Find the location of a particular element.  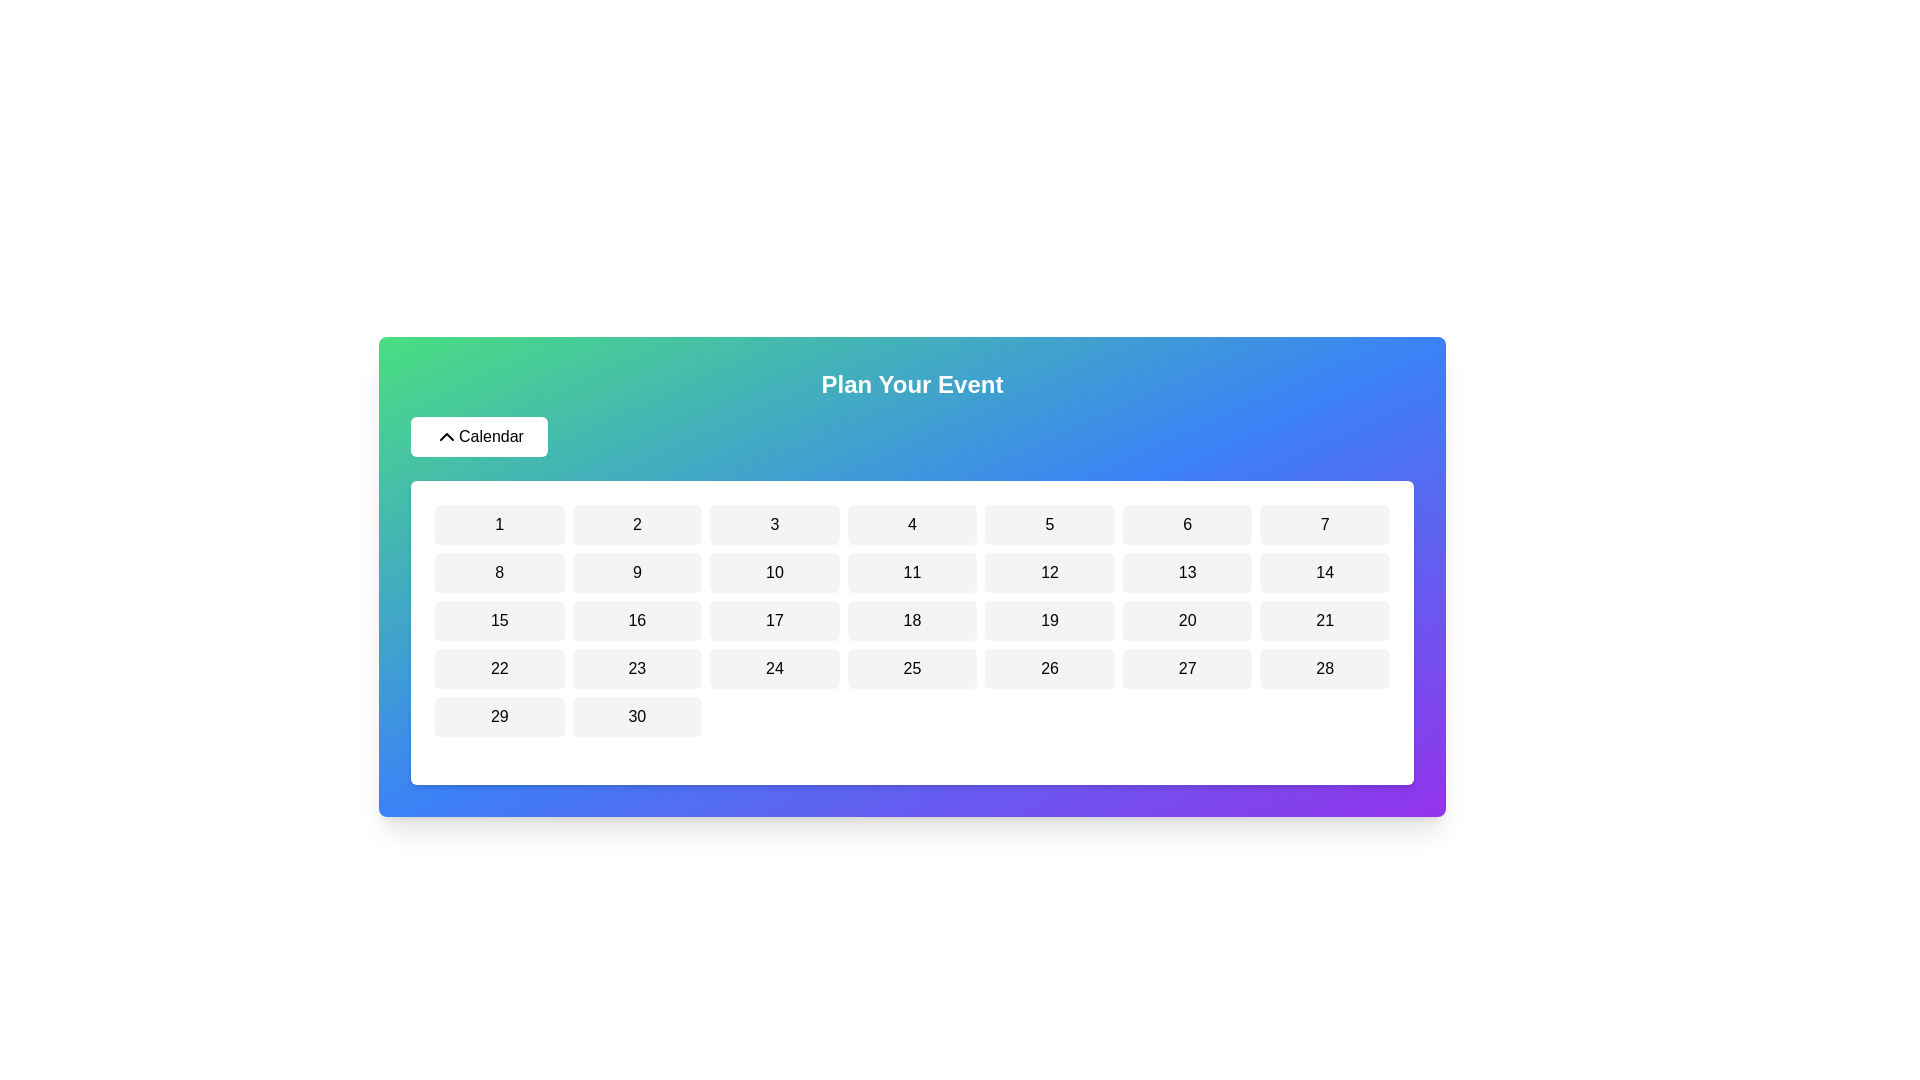

the selection button for the number '14' is located at coordinates (1325, 573).